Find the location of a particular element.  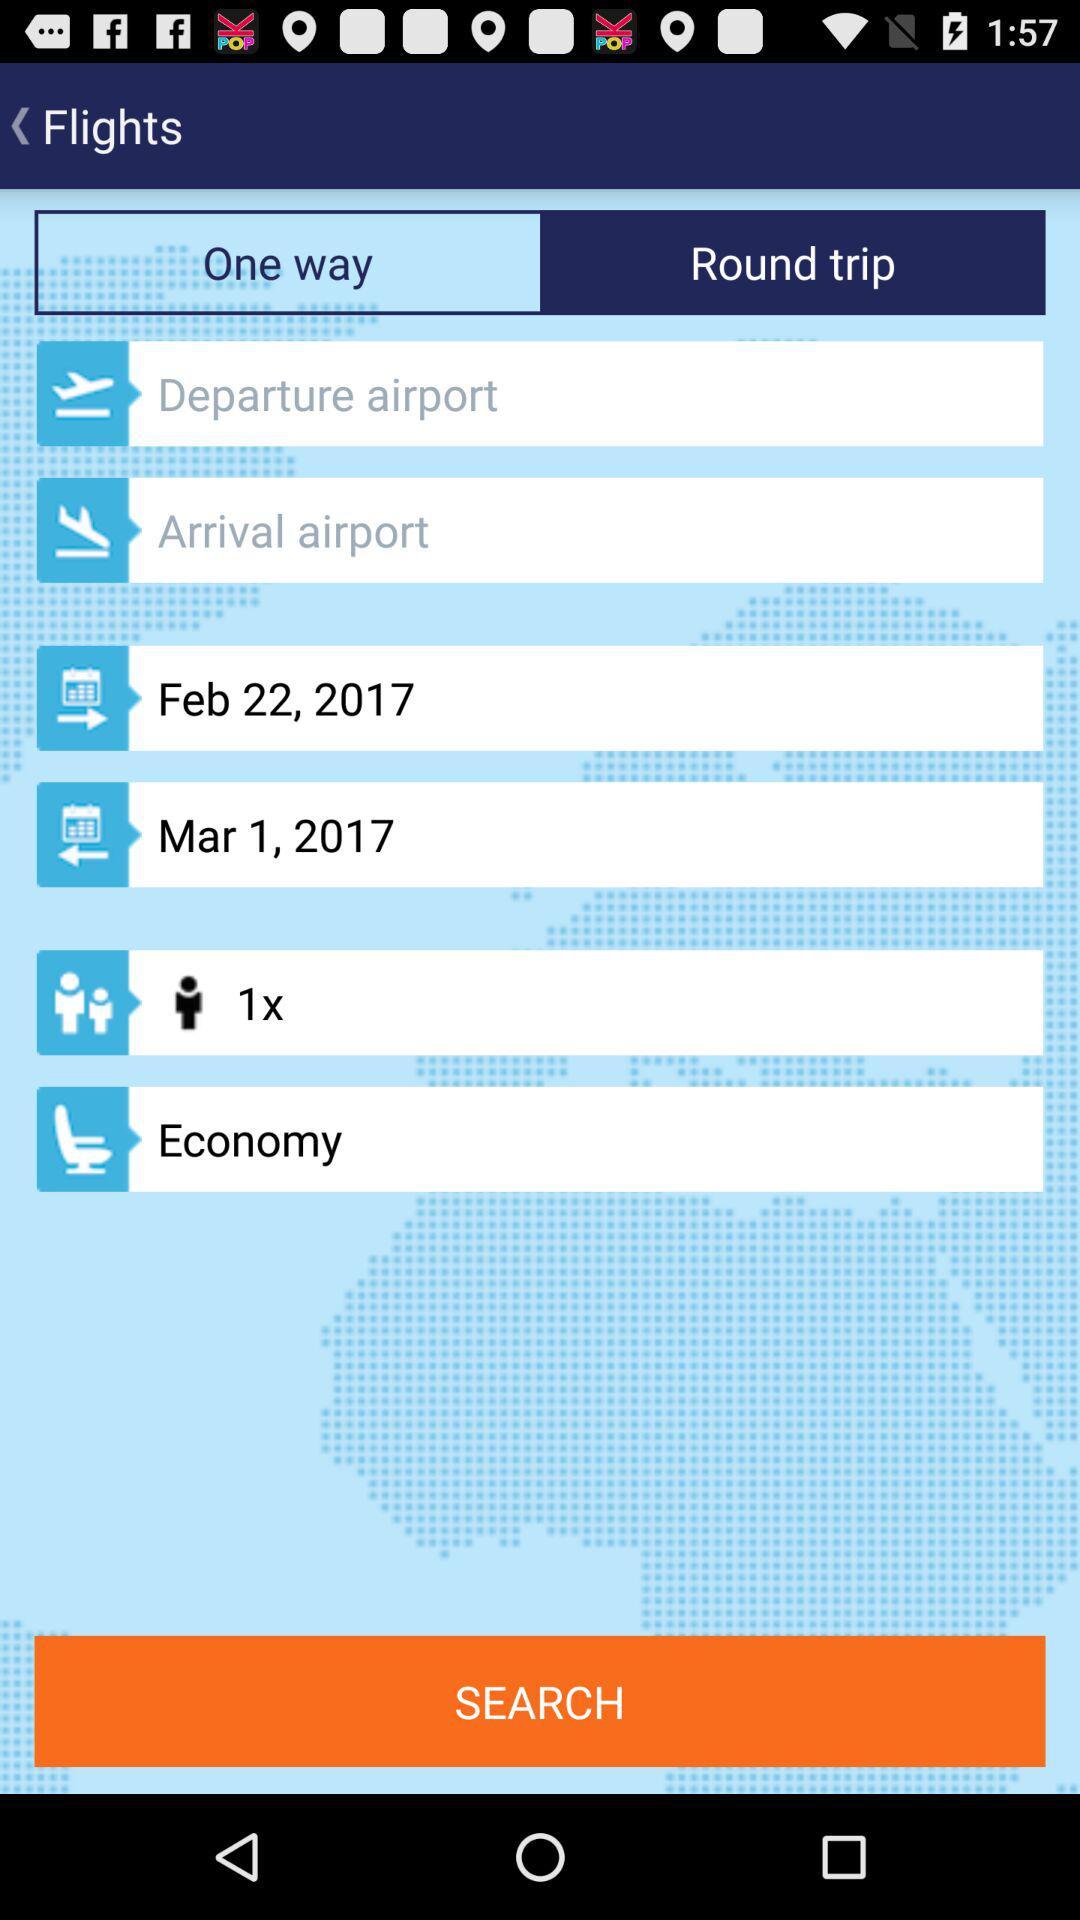

the button next to round trip is located at coordinates (287, 261).